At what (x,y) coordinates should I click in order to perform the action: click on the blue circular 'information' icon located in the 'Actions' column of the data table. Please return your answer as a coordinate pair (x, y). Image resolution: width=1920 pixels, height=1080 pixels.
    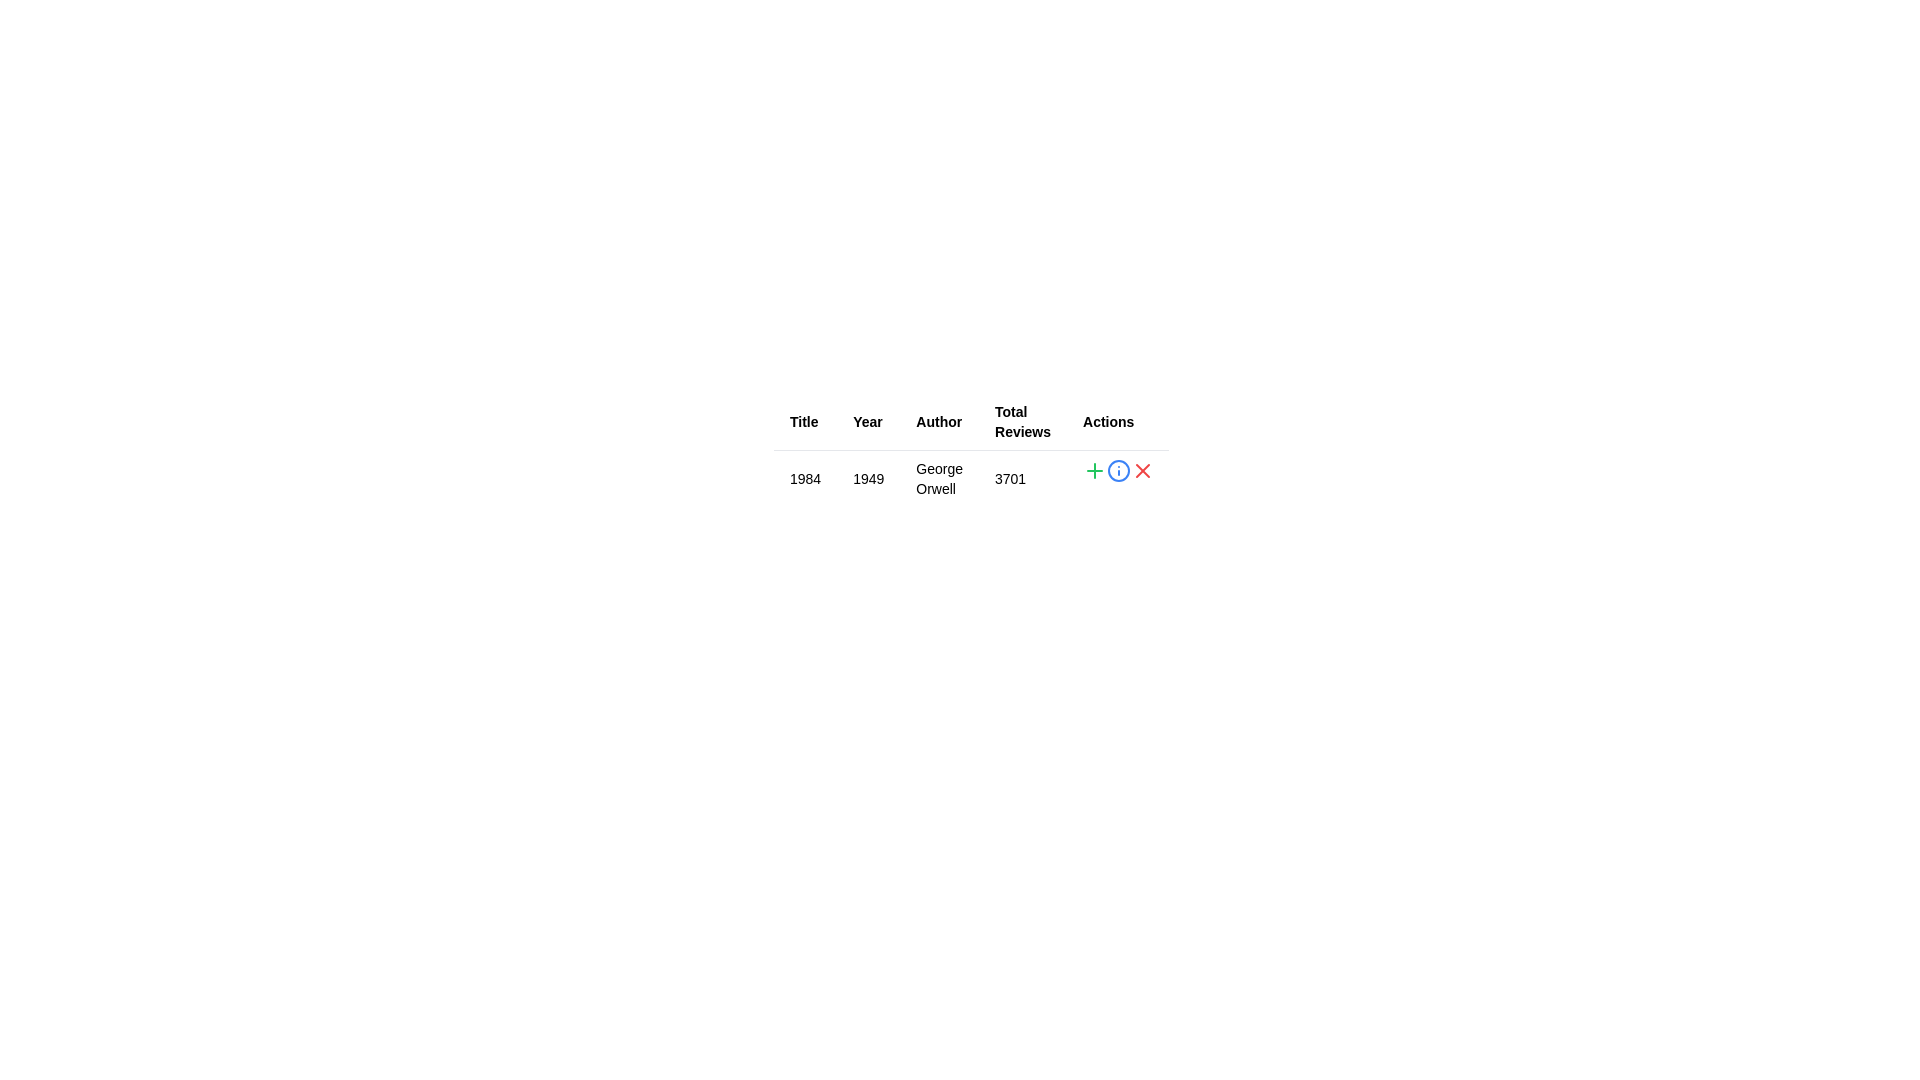
    Looking at the image, I should click on (1117, 470).